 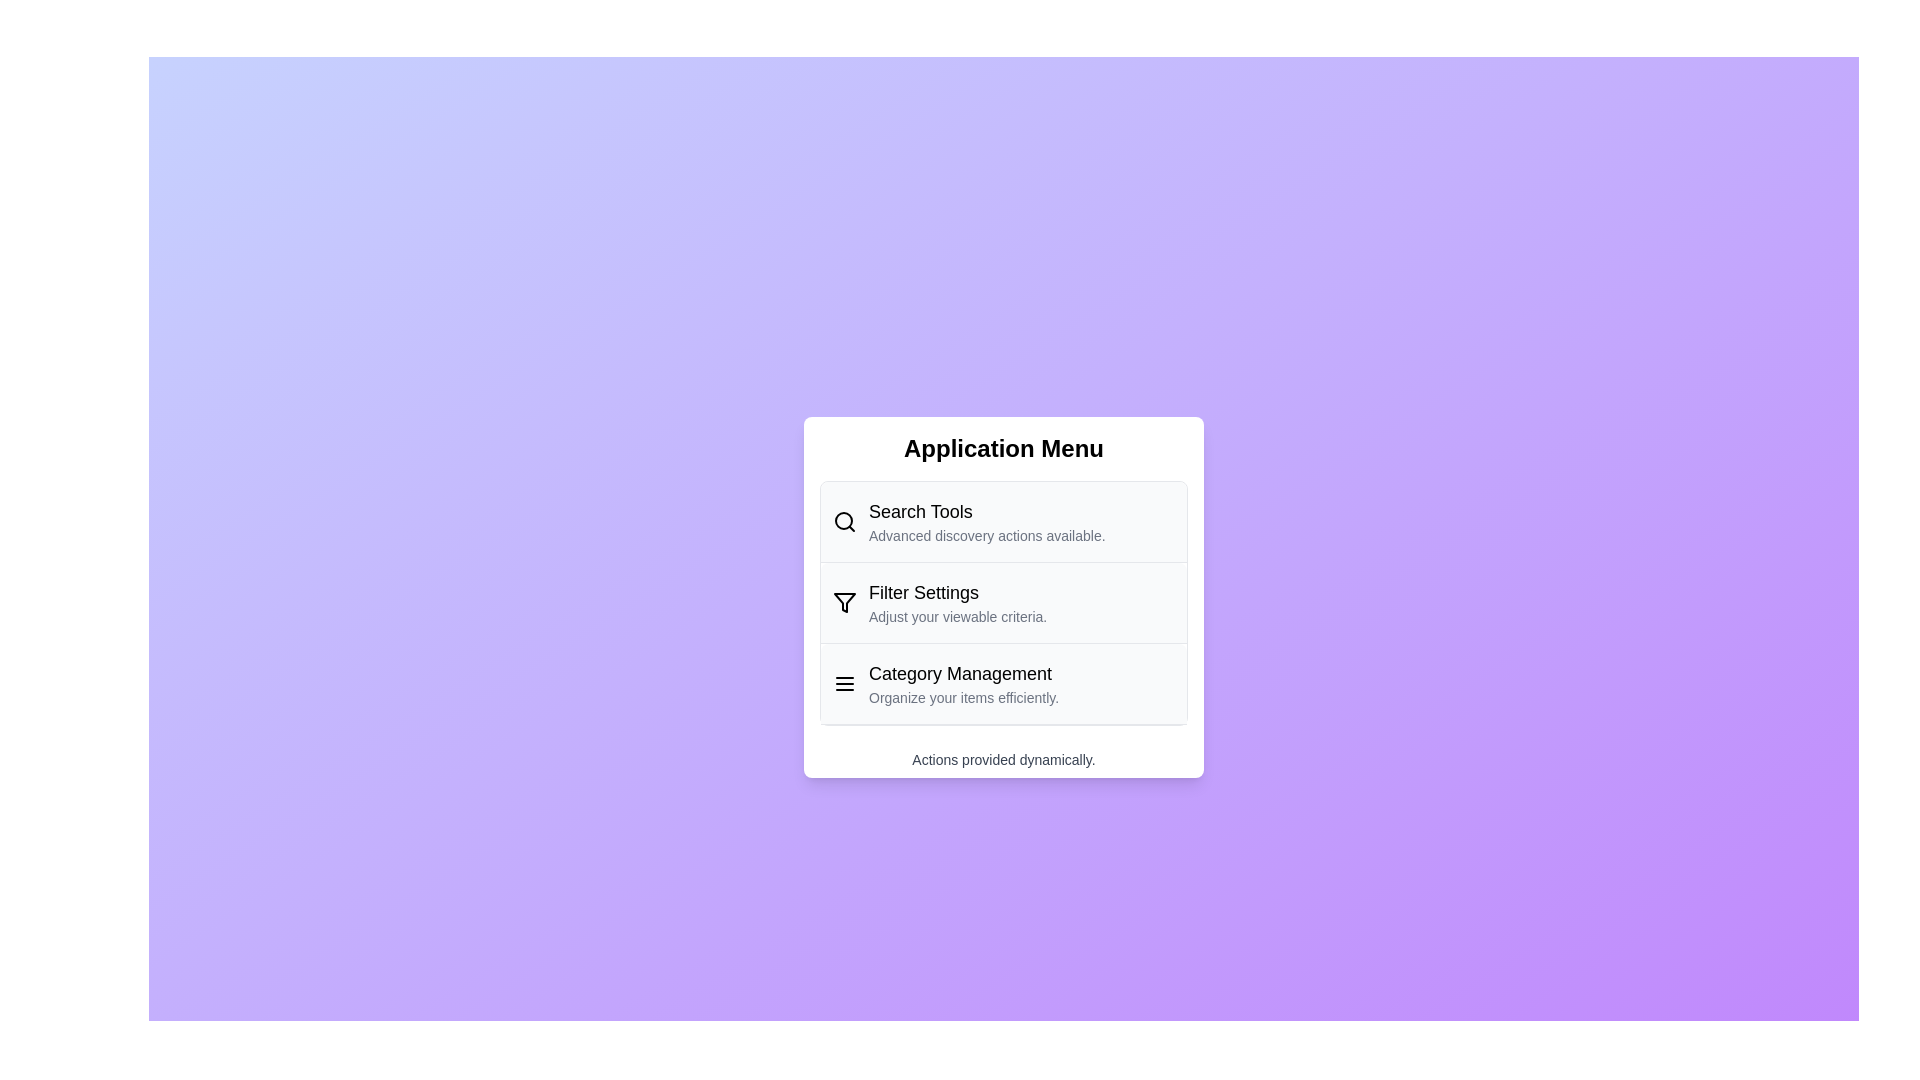 I want to click on the menu item corresponding to Filter Settings to open its section, so click(x=1003, y=601).